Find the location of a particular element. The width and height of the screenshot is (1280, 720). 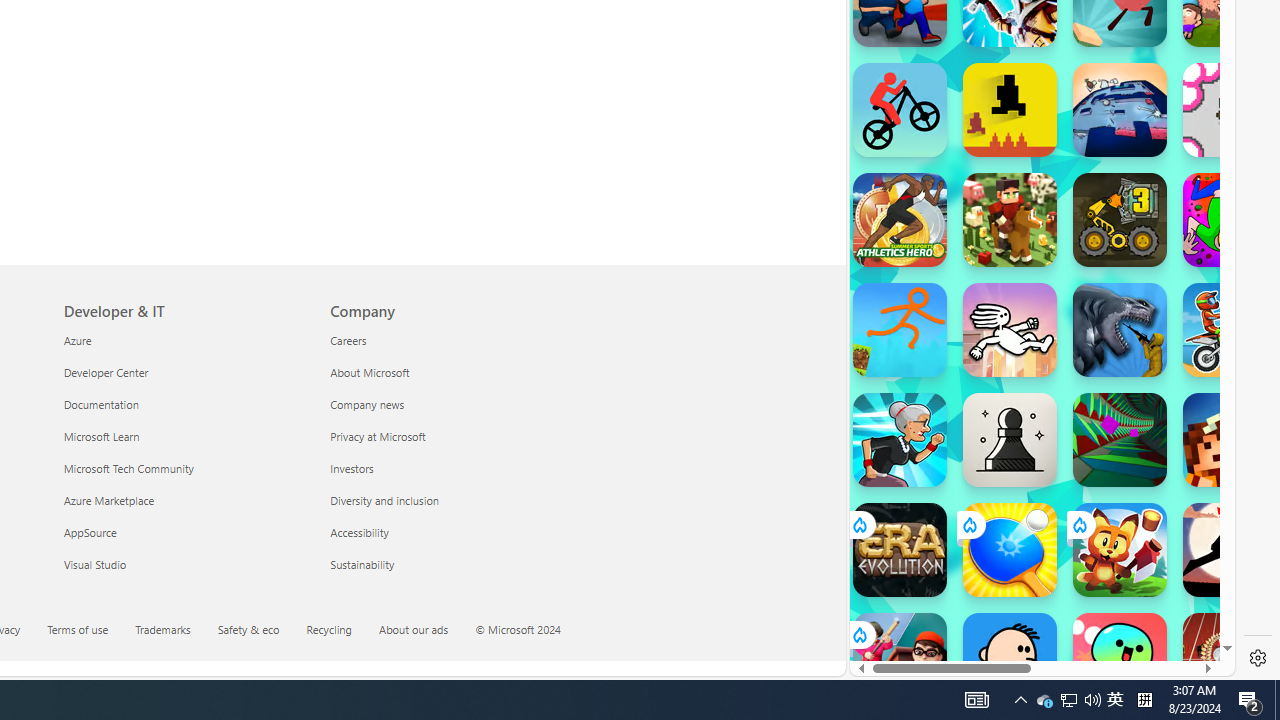

'Athletics Hero Athletics Hero' is located at coordinates (898, 219).